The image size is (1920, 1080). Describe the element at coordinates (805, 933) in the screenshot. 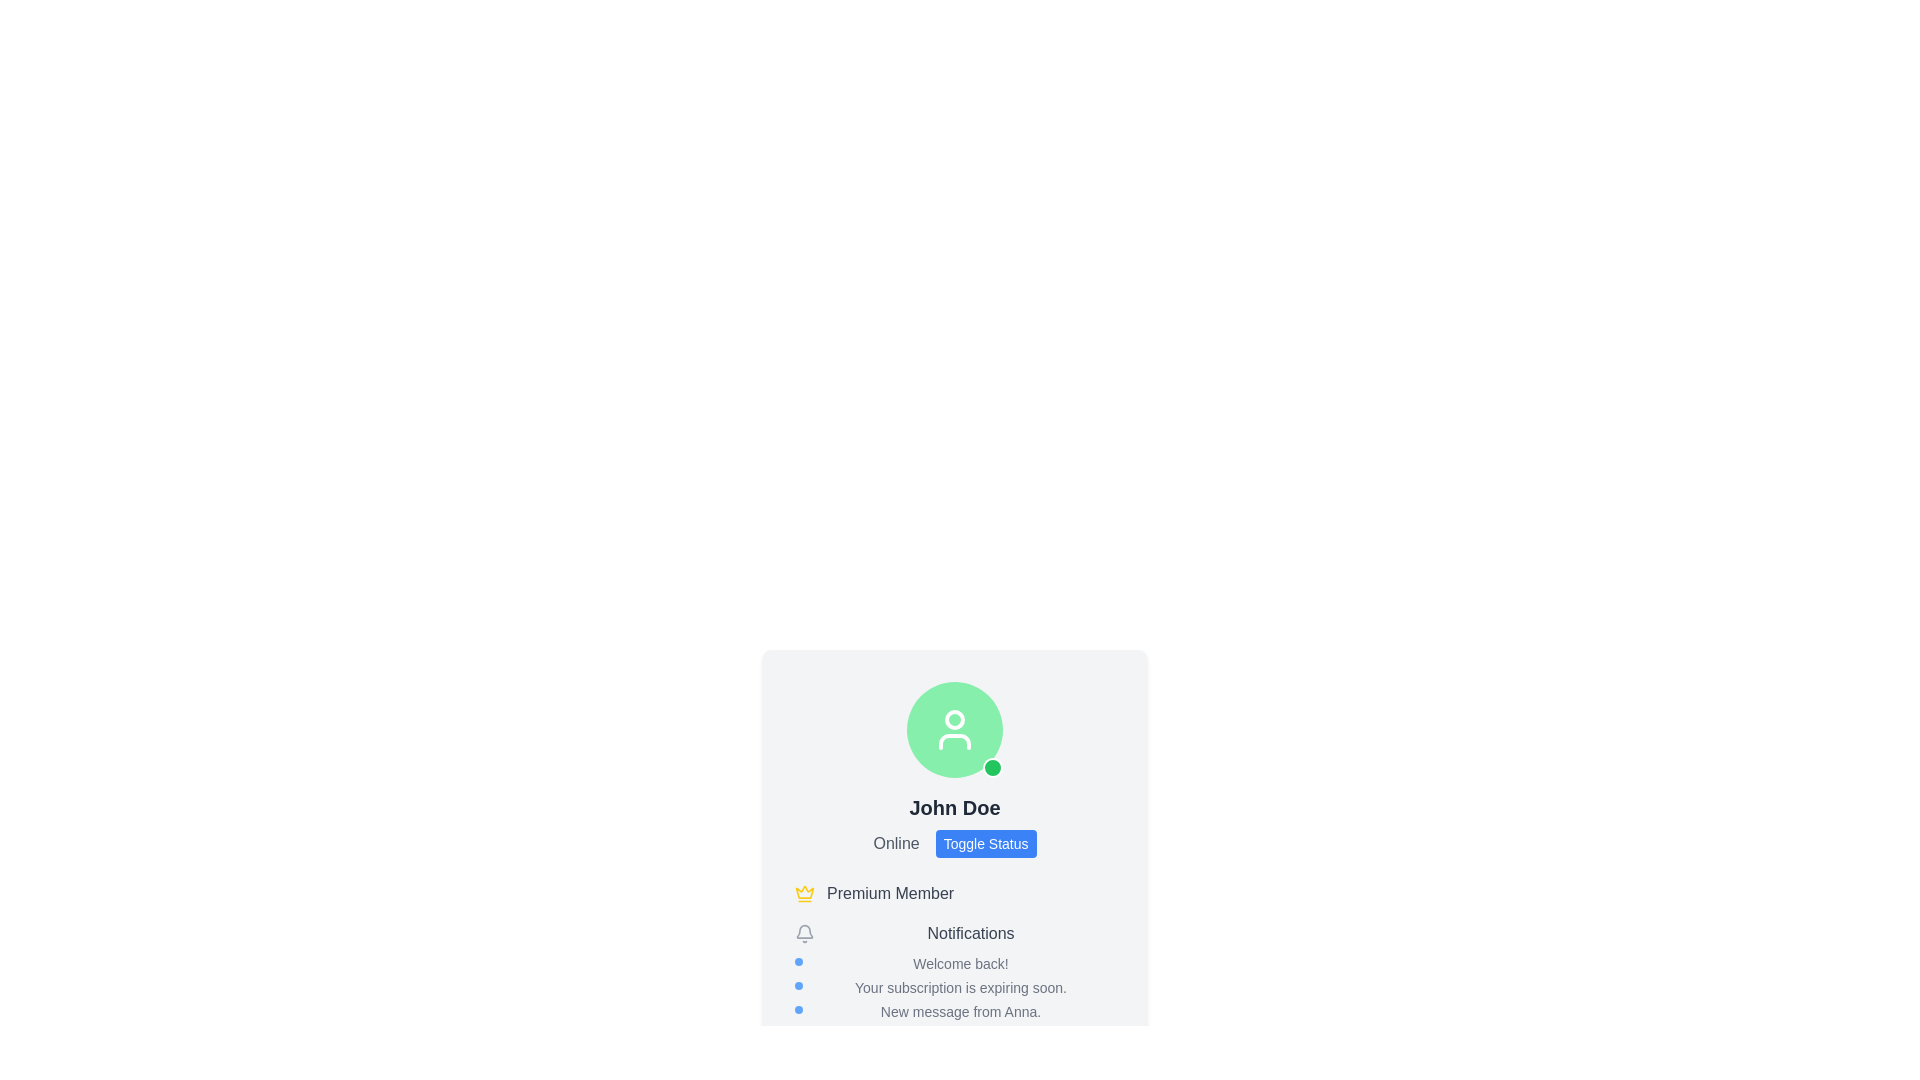

I see `the notification icon located to the left of the 'Notifications' text in the bottom region of the user information card` at that location.